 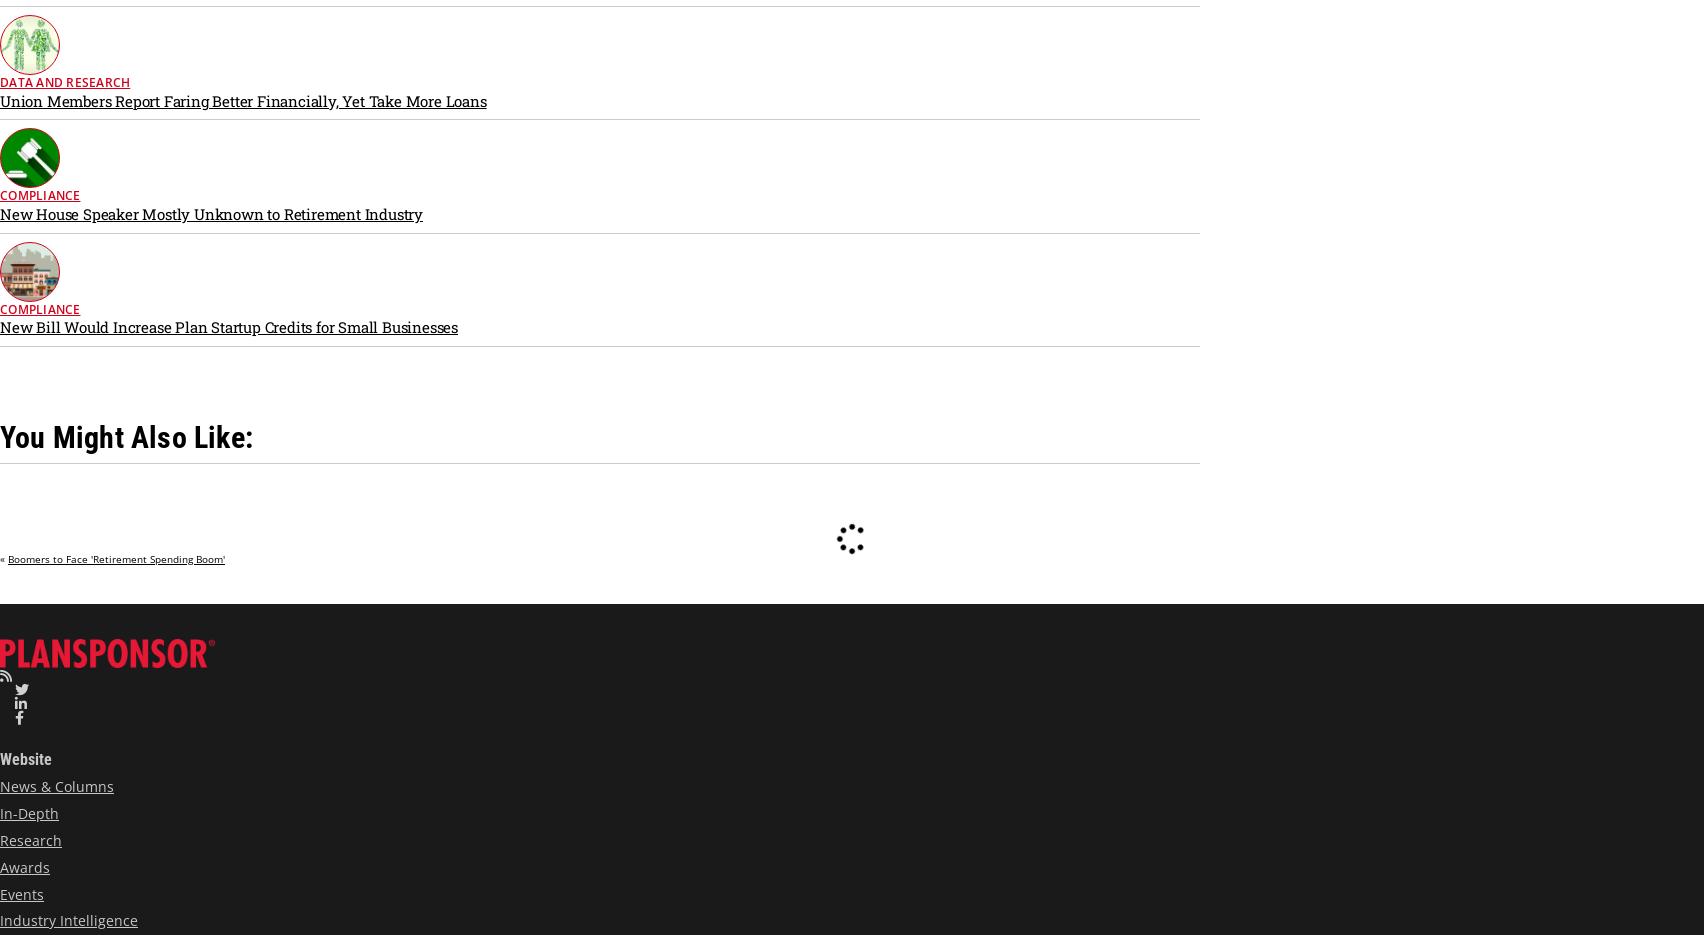 I want to click on 'New Bill Would Increase Plan Startup Credits for Small Businesses', so click(x=228, y=326).